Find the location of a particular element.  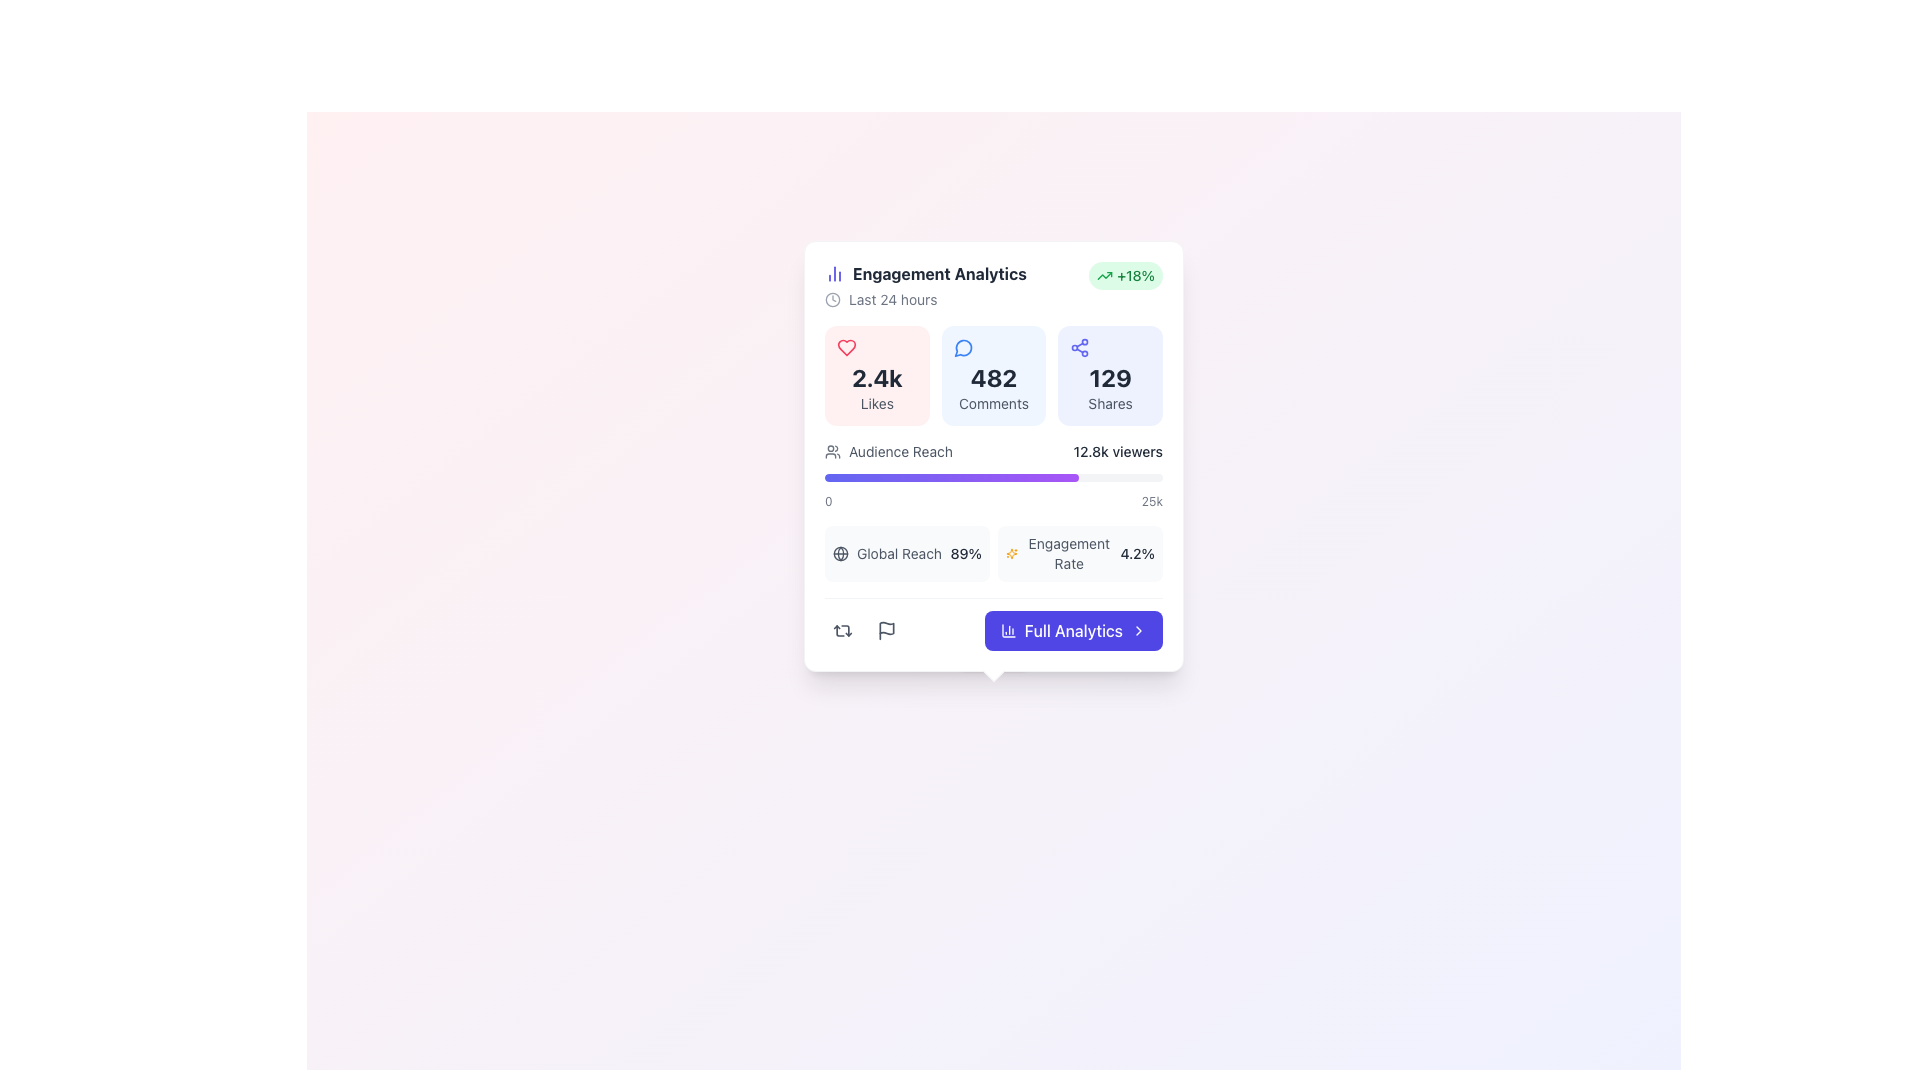

the graphical icon that indicates the purpose of the 'Full Analytics' button is located at coordinates (1008, 631).